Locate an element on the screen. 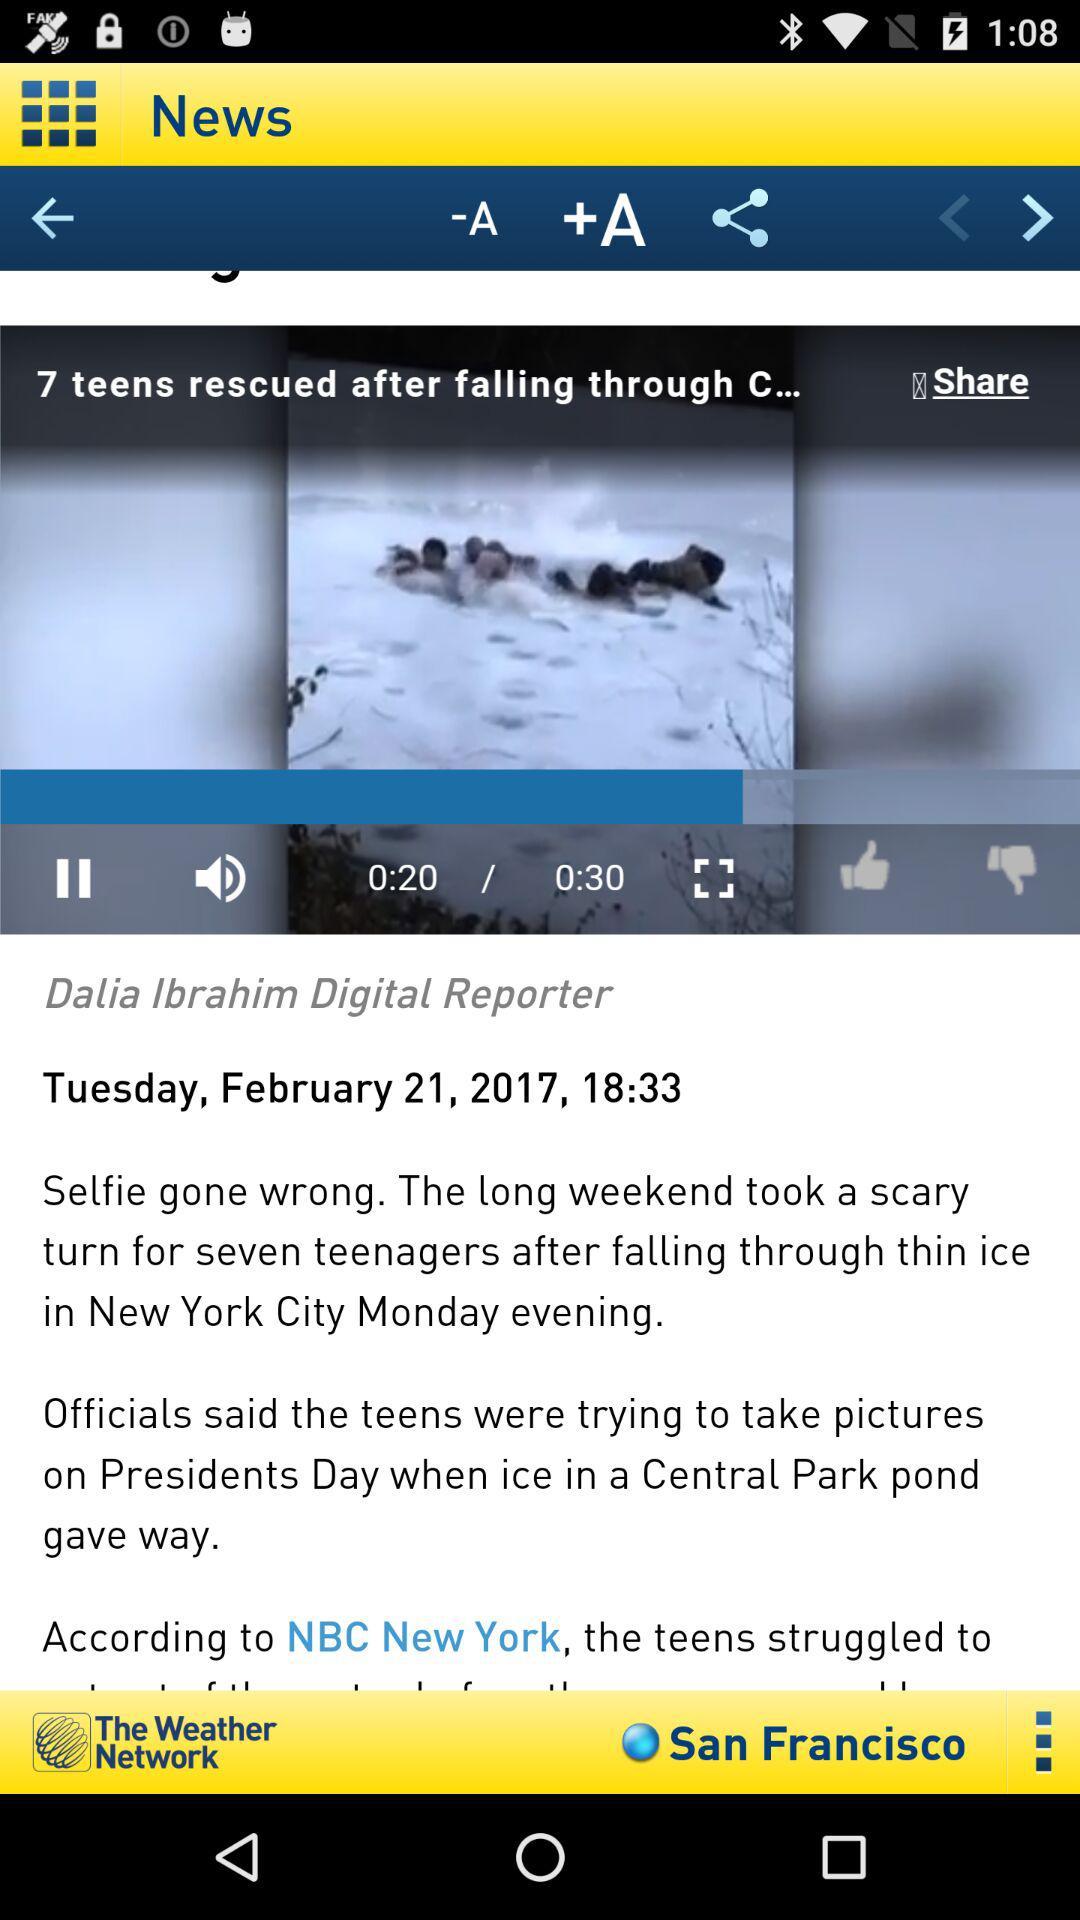 This screenshot has height=1920, width=1080. increase font size is located at coordinates (604, 218).